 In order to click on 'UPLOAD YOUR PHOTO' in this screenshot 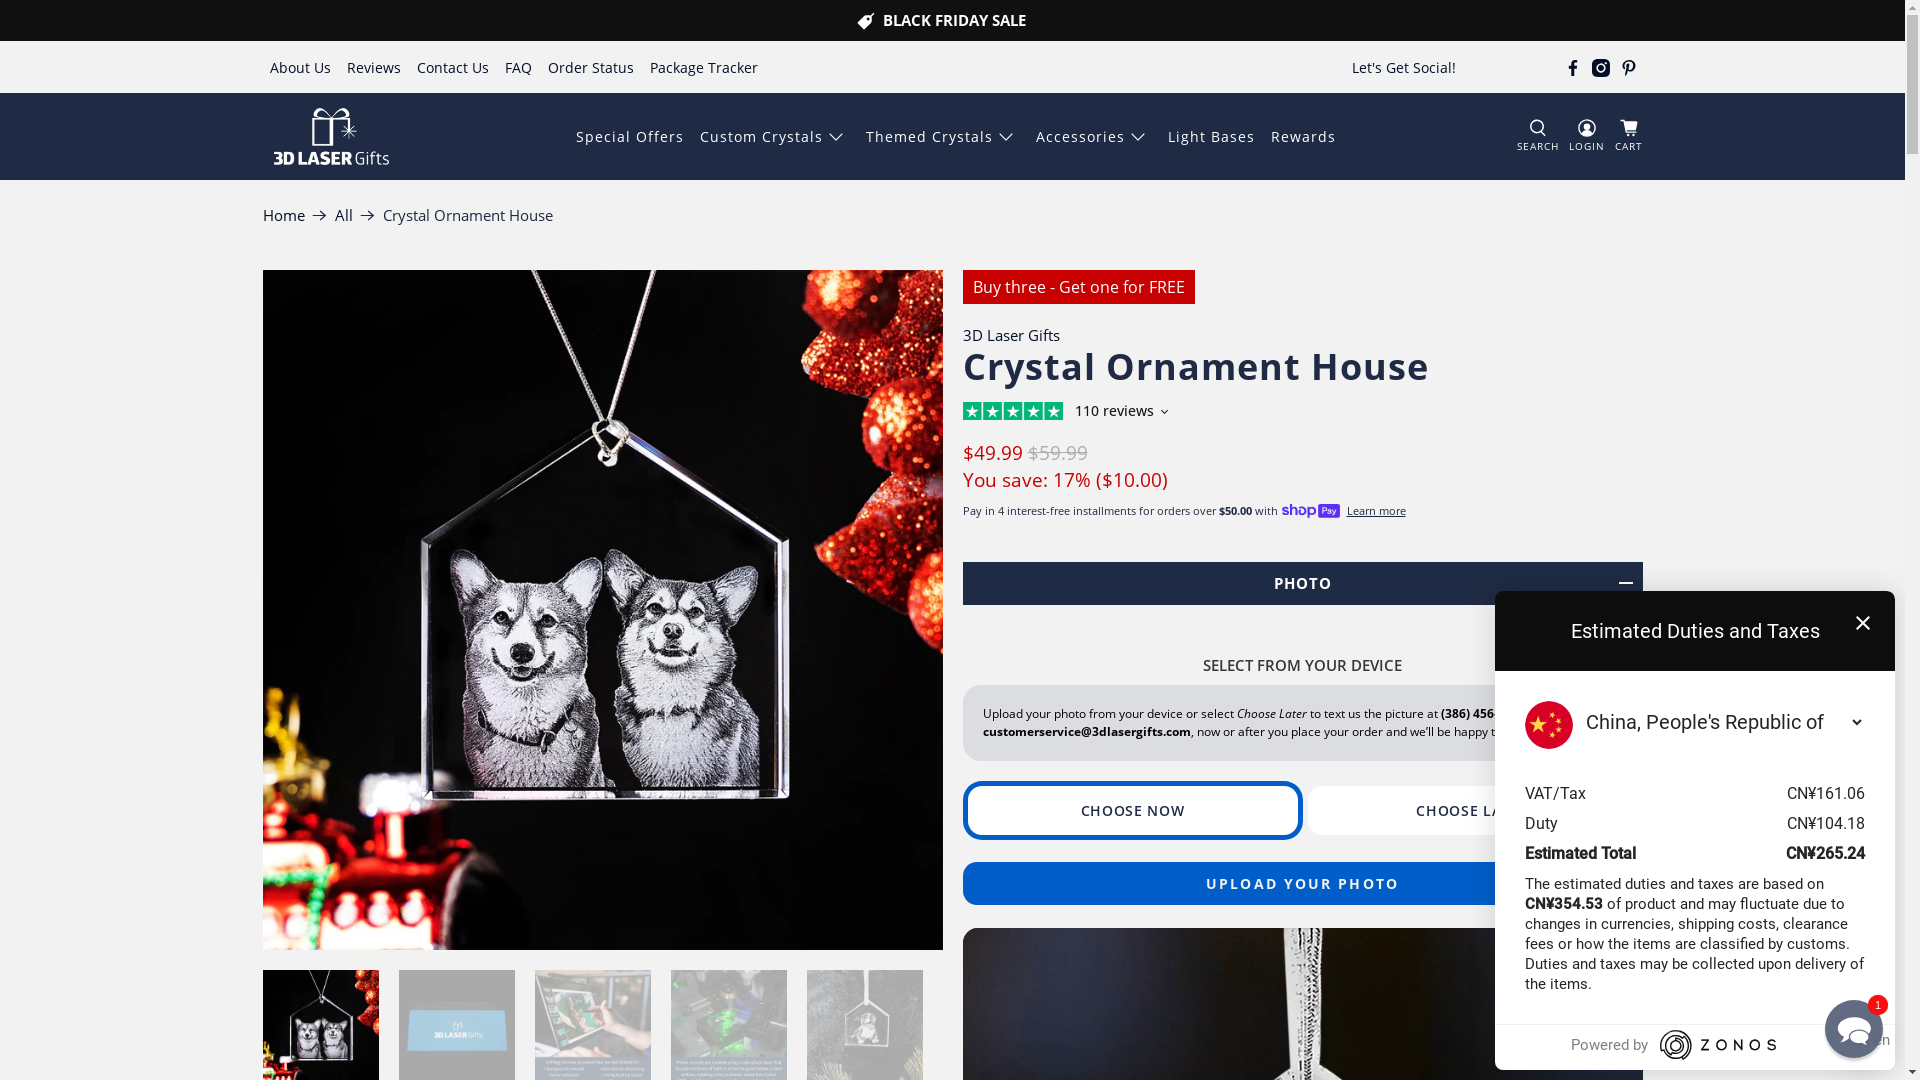, I will do `click(1301, 882)`.